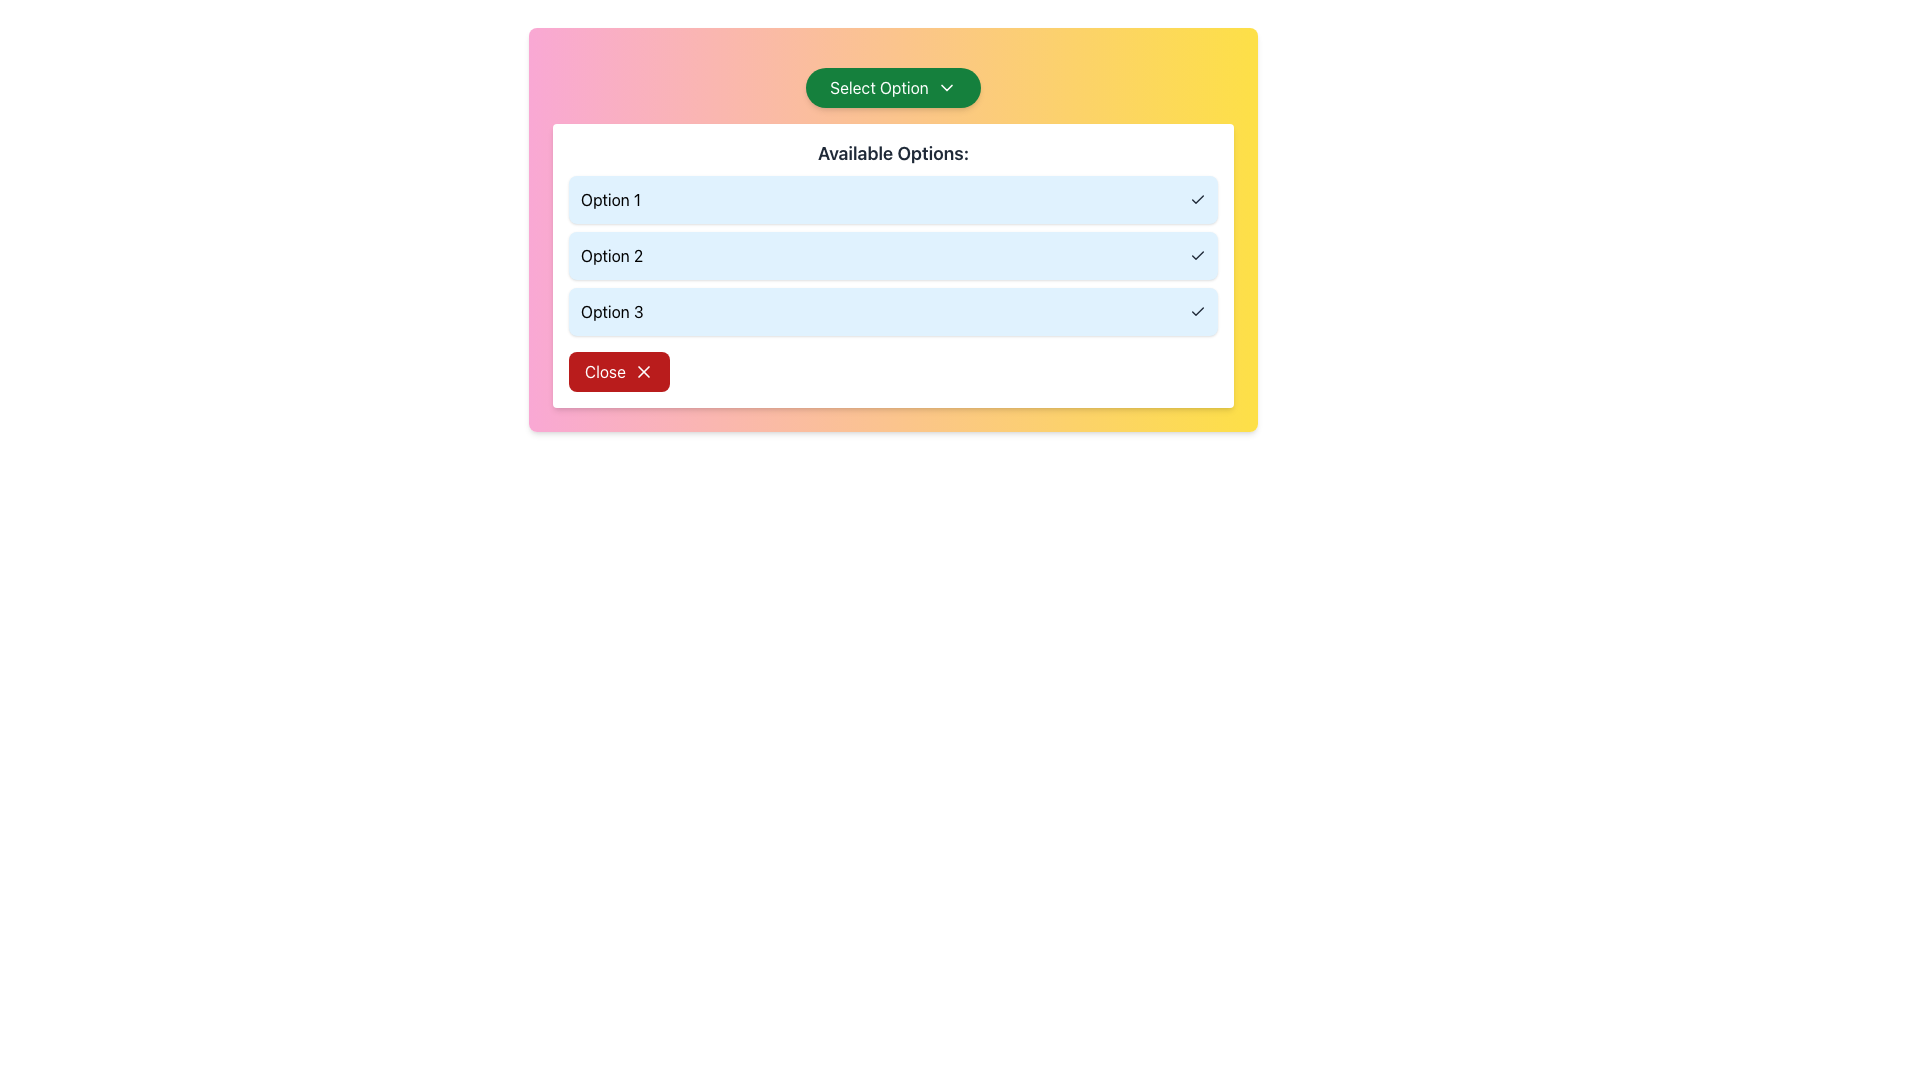 Image resolution: width=1920 pixels, height=1080 pixels. What do you see at coordinates (618, 371) in the screenshot?
I see `the red 'Close' button with rounded corners located at the bottom of the 'Available Options' card` at bounding box center [618, 371].